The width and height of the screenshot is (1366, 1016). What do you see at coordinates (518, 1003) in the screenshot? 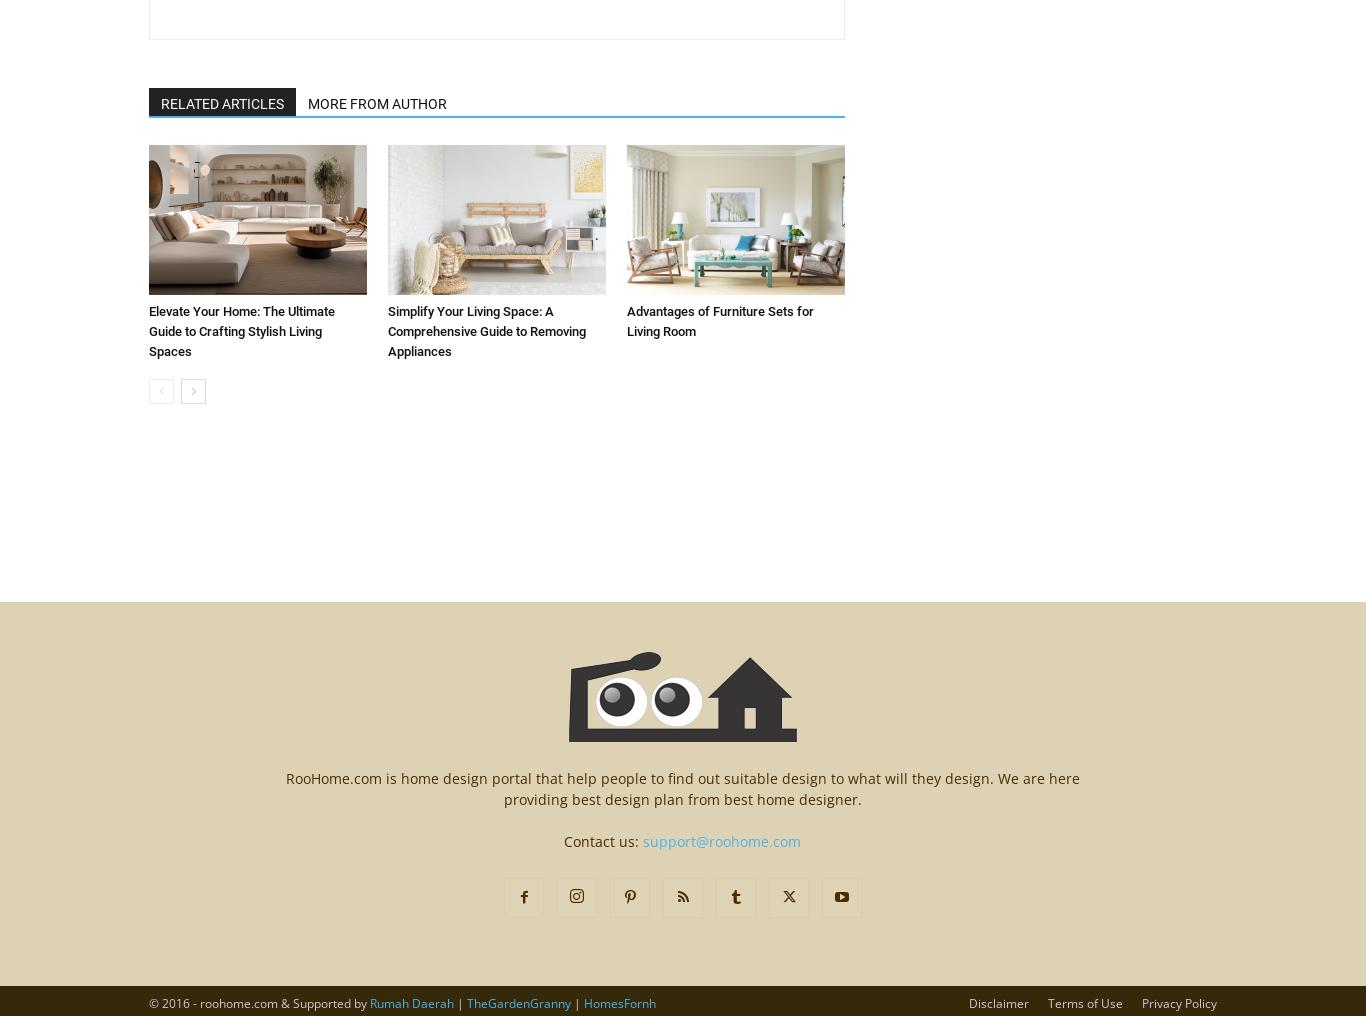
I see `'TheGardenGranny'` at bounding box center [518, 1003].